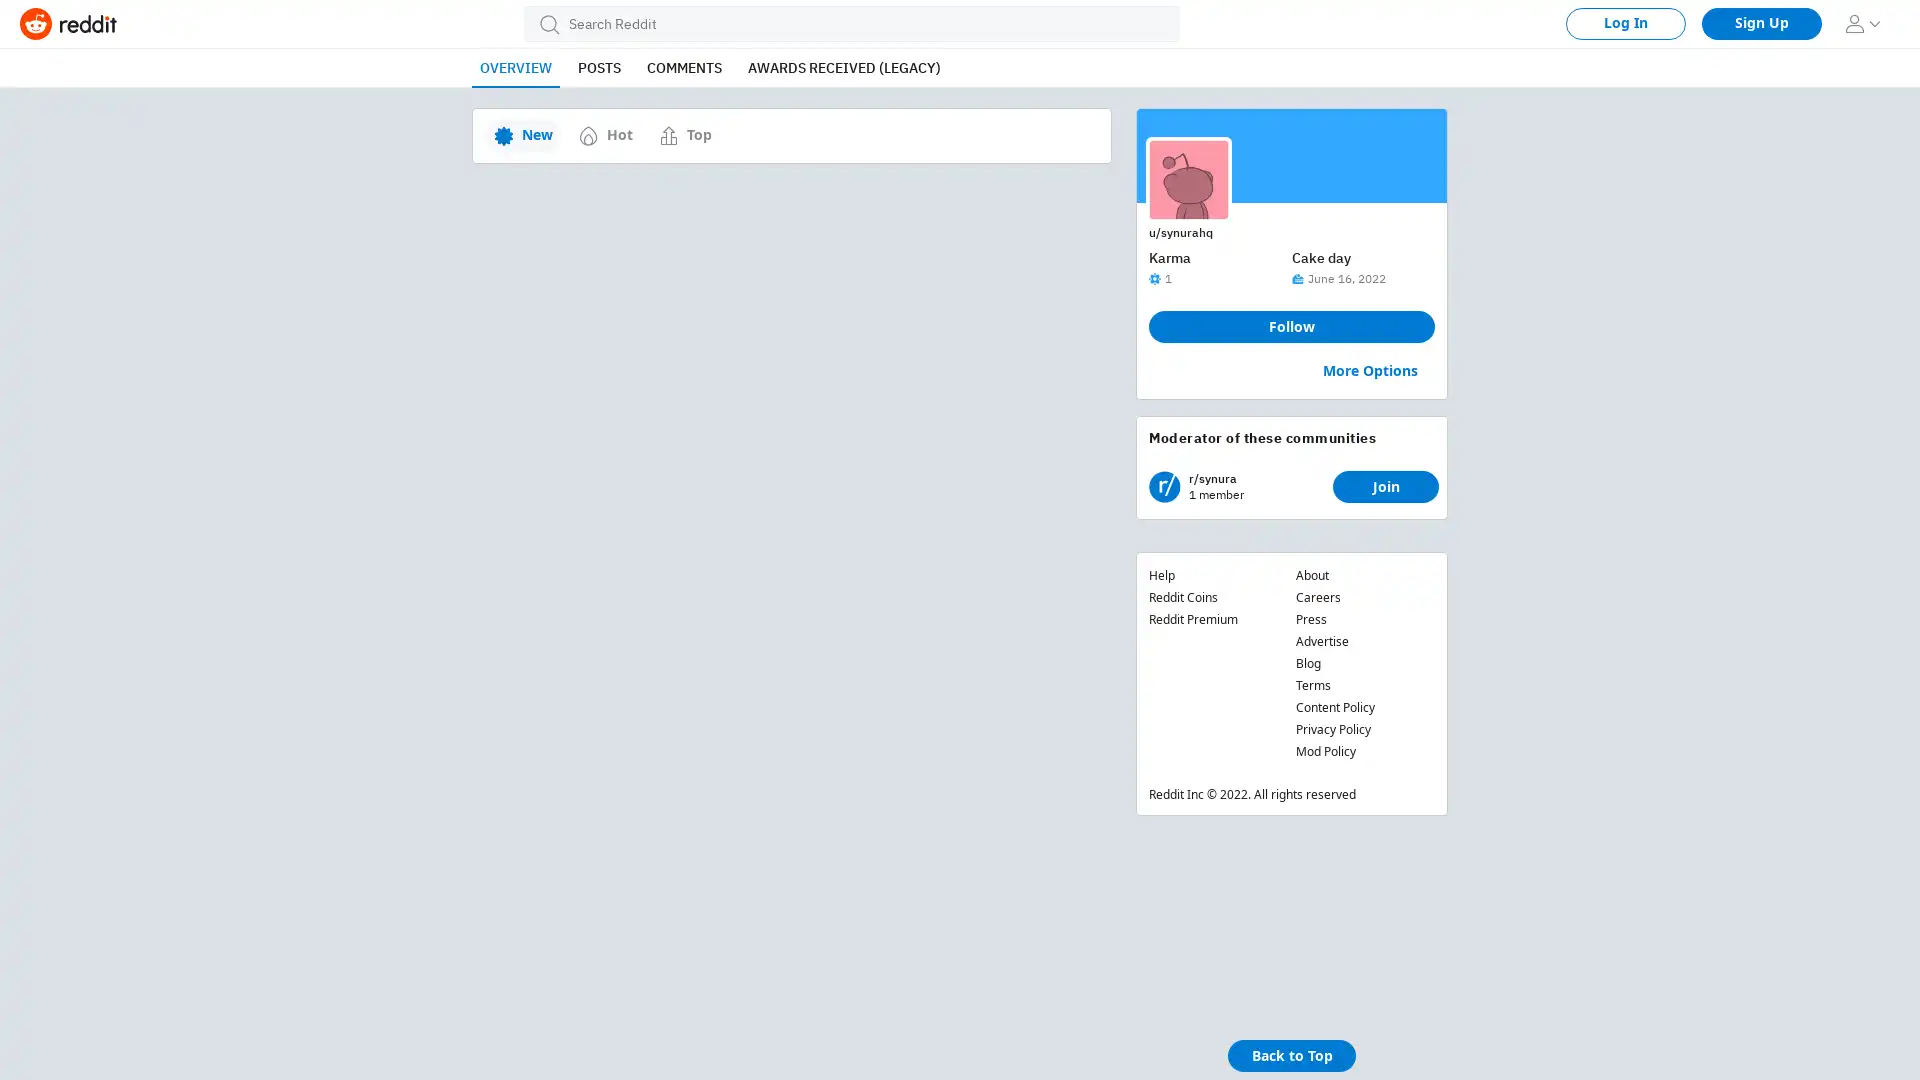  Describe the element at coordinates (1761, 23) in the screenshot. I see `Sign Up` at that location.